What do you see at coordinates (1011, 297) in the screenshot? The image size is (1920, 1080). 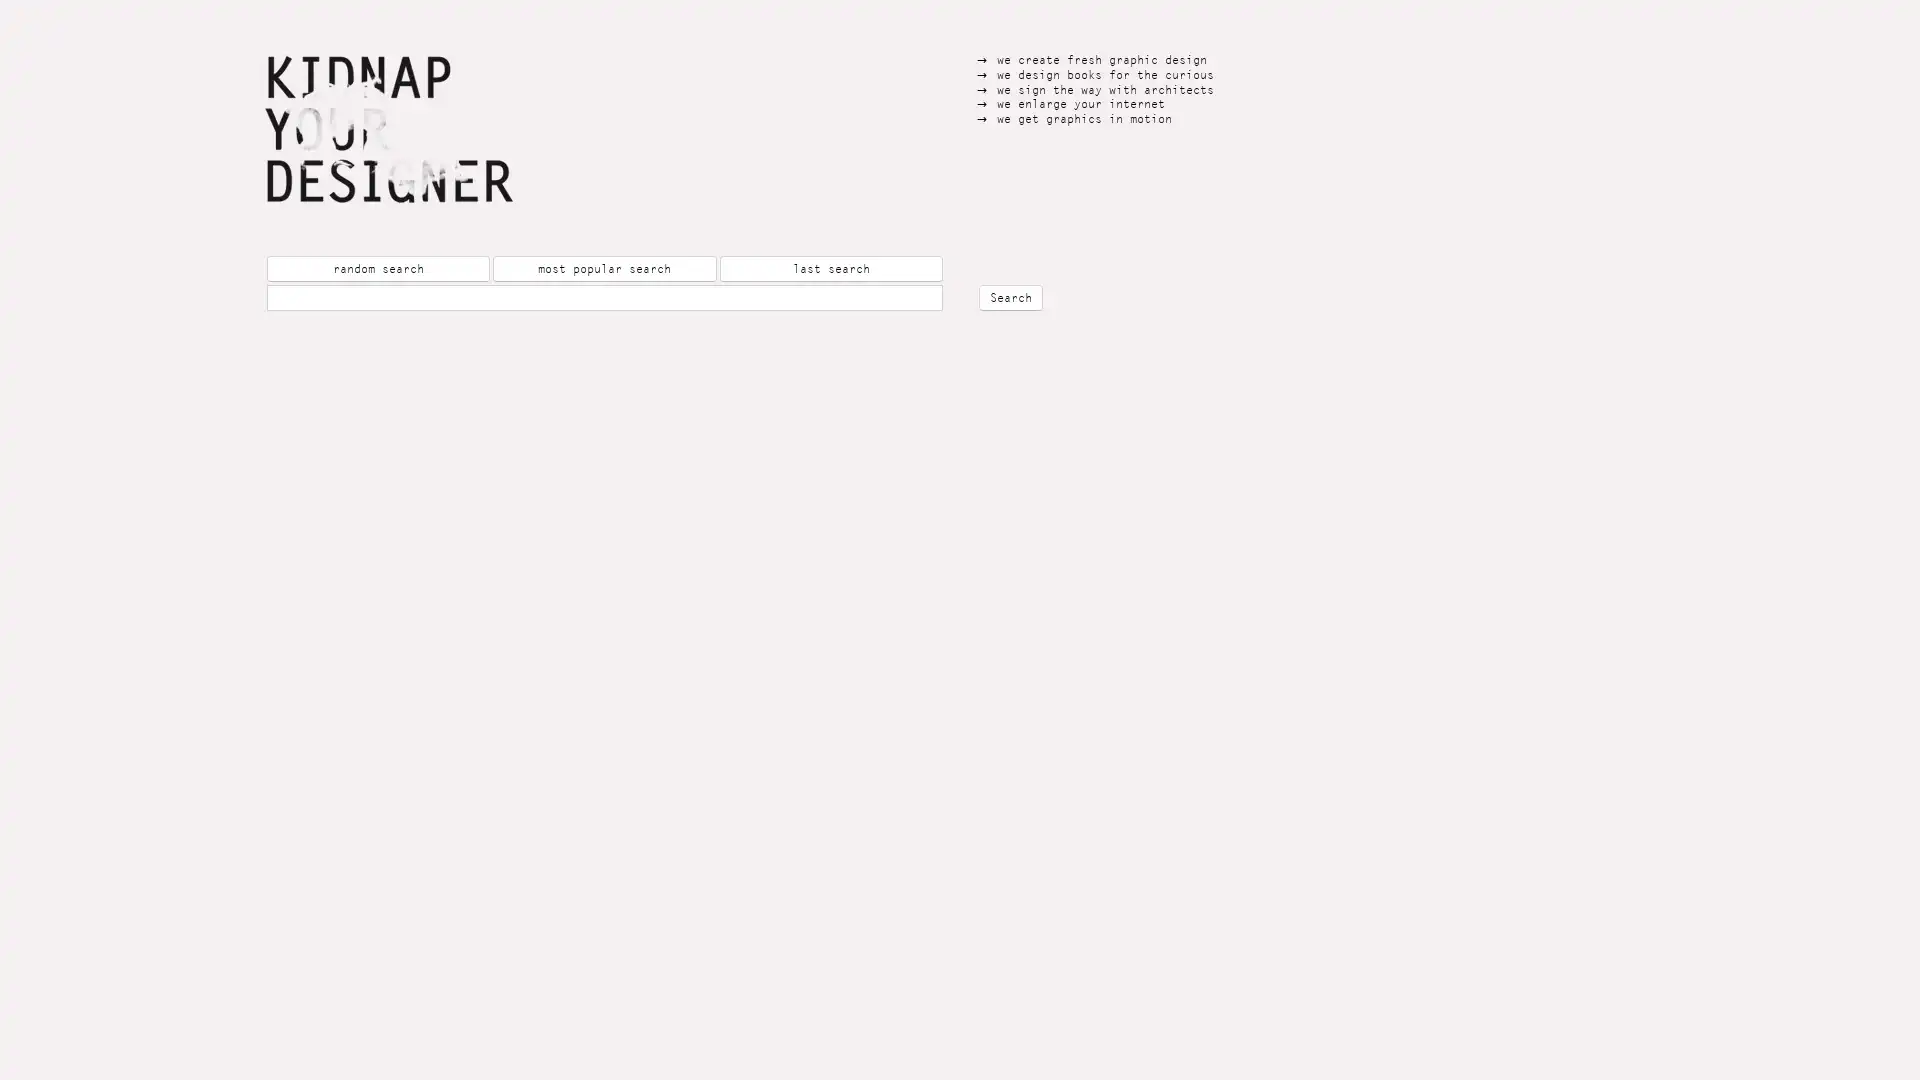 I see `Search` at bounding box center [1011, 297].